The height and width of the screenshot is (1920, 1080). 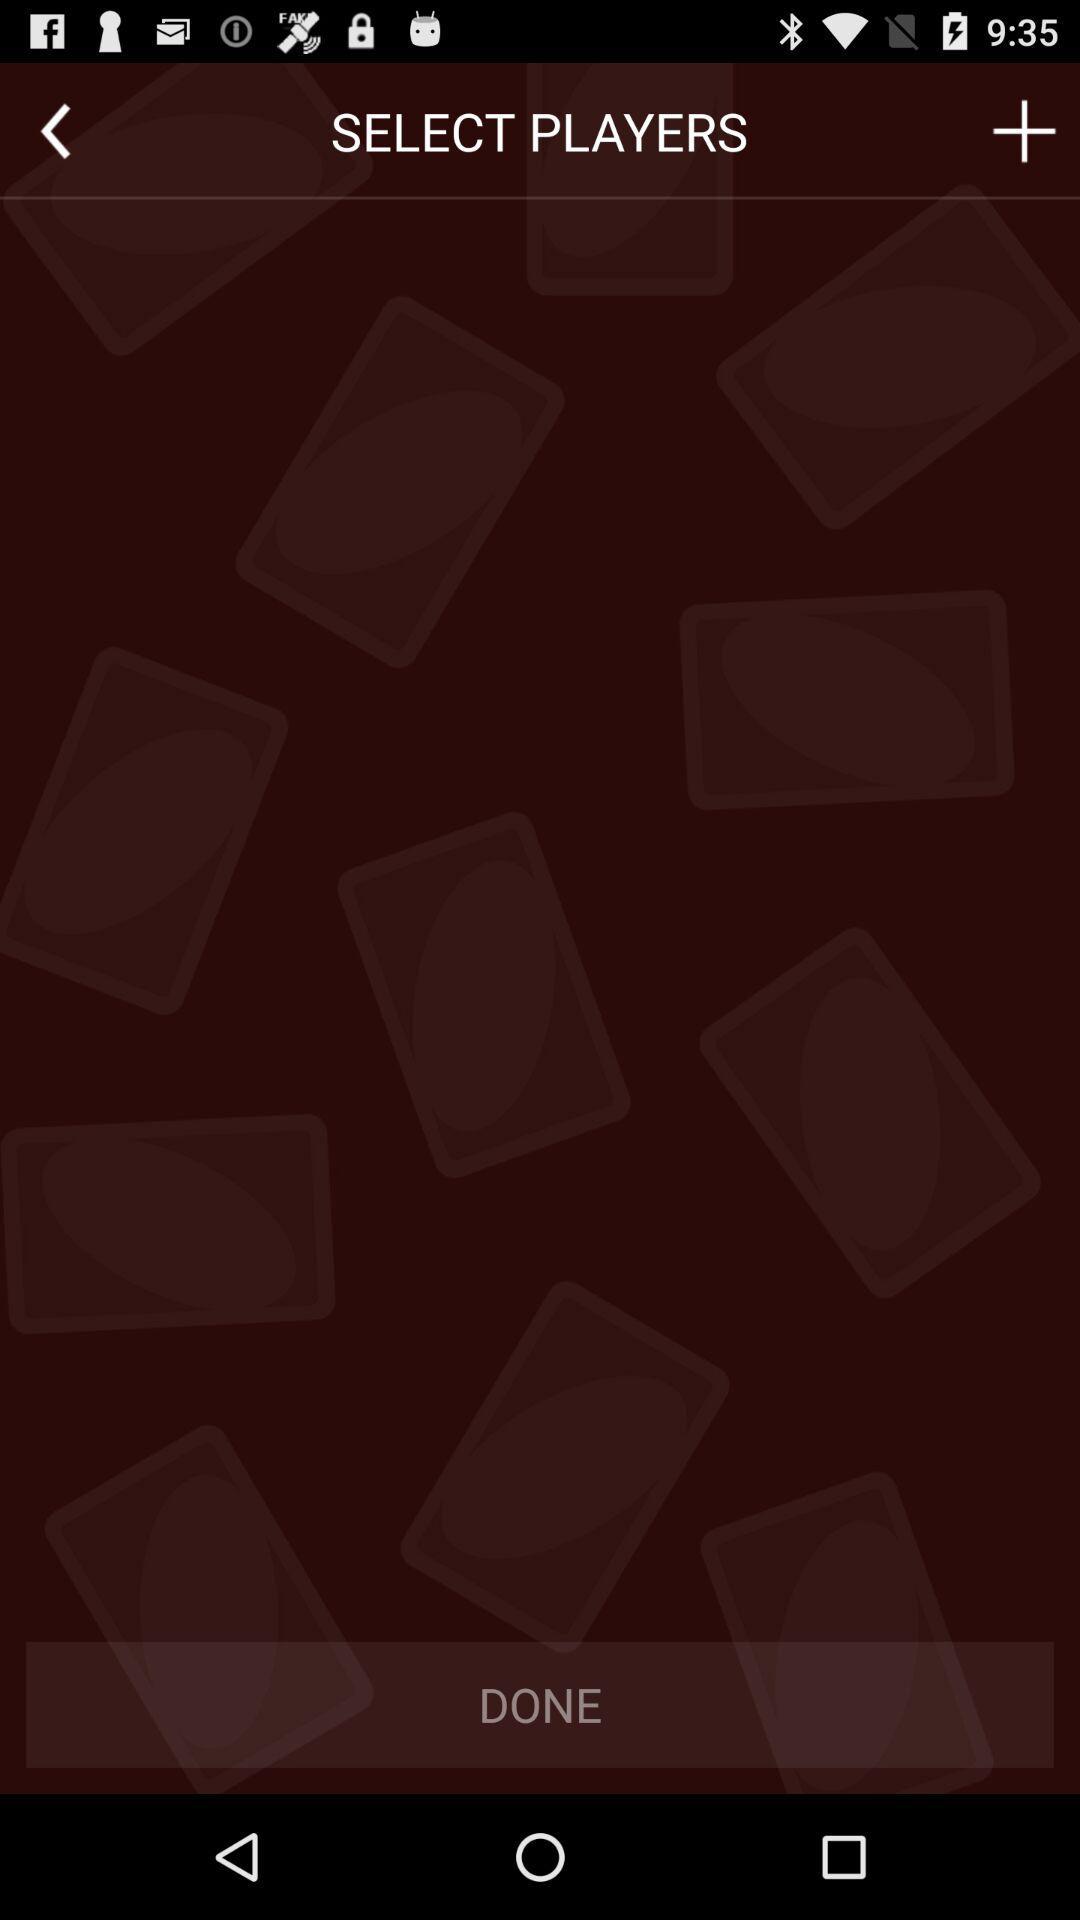 I want to click on the add icon, so click(x=1024, y=139).